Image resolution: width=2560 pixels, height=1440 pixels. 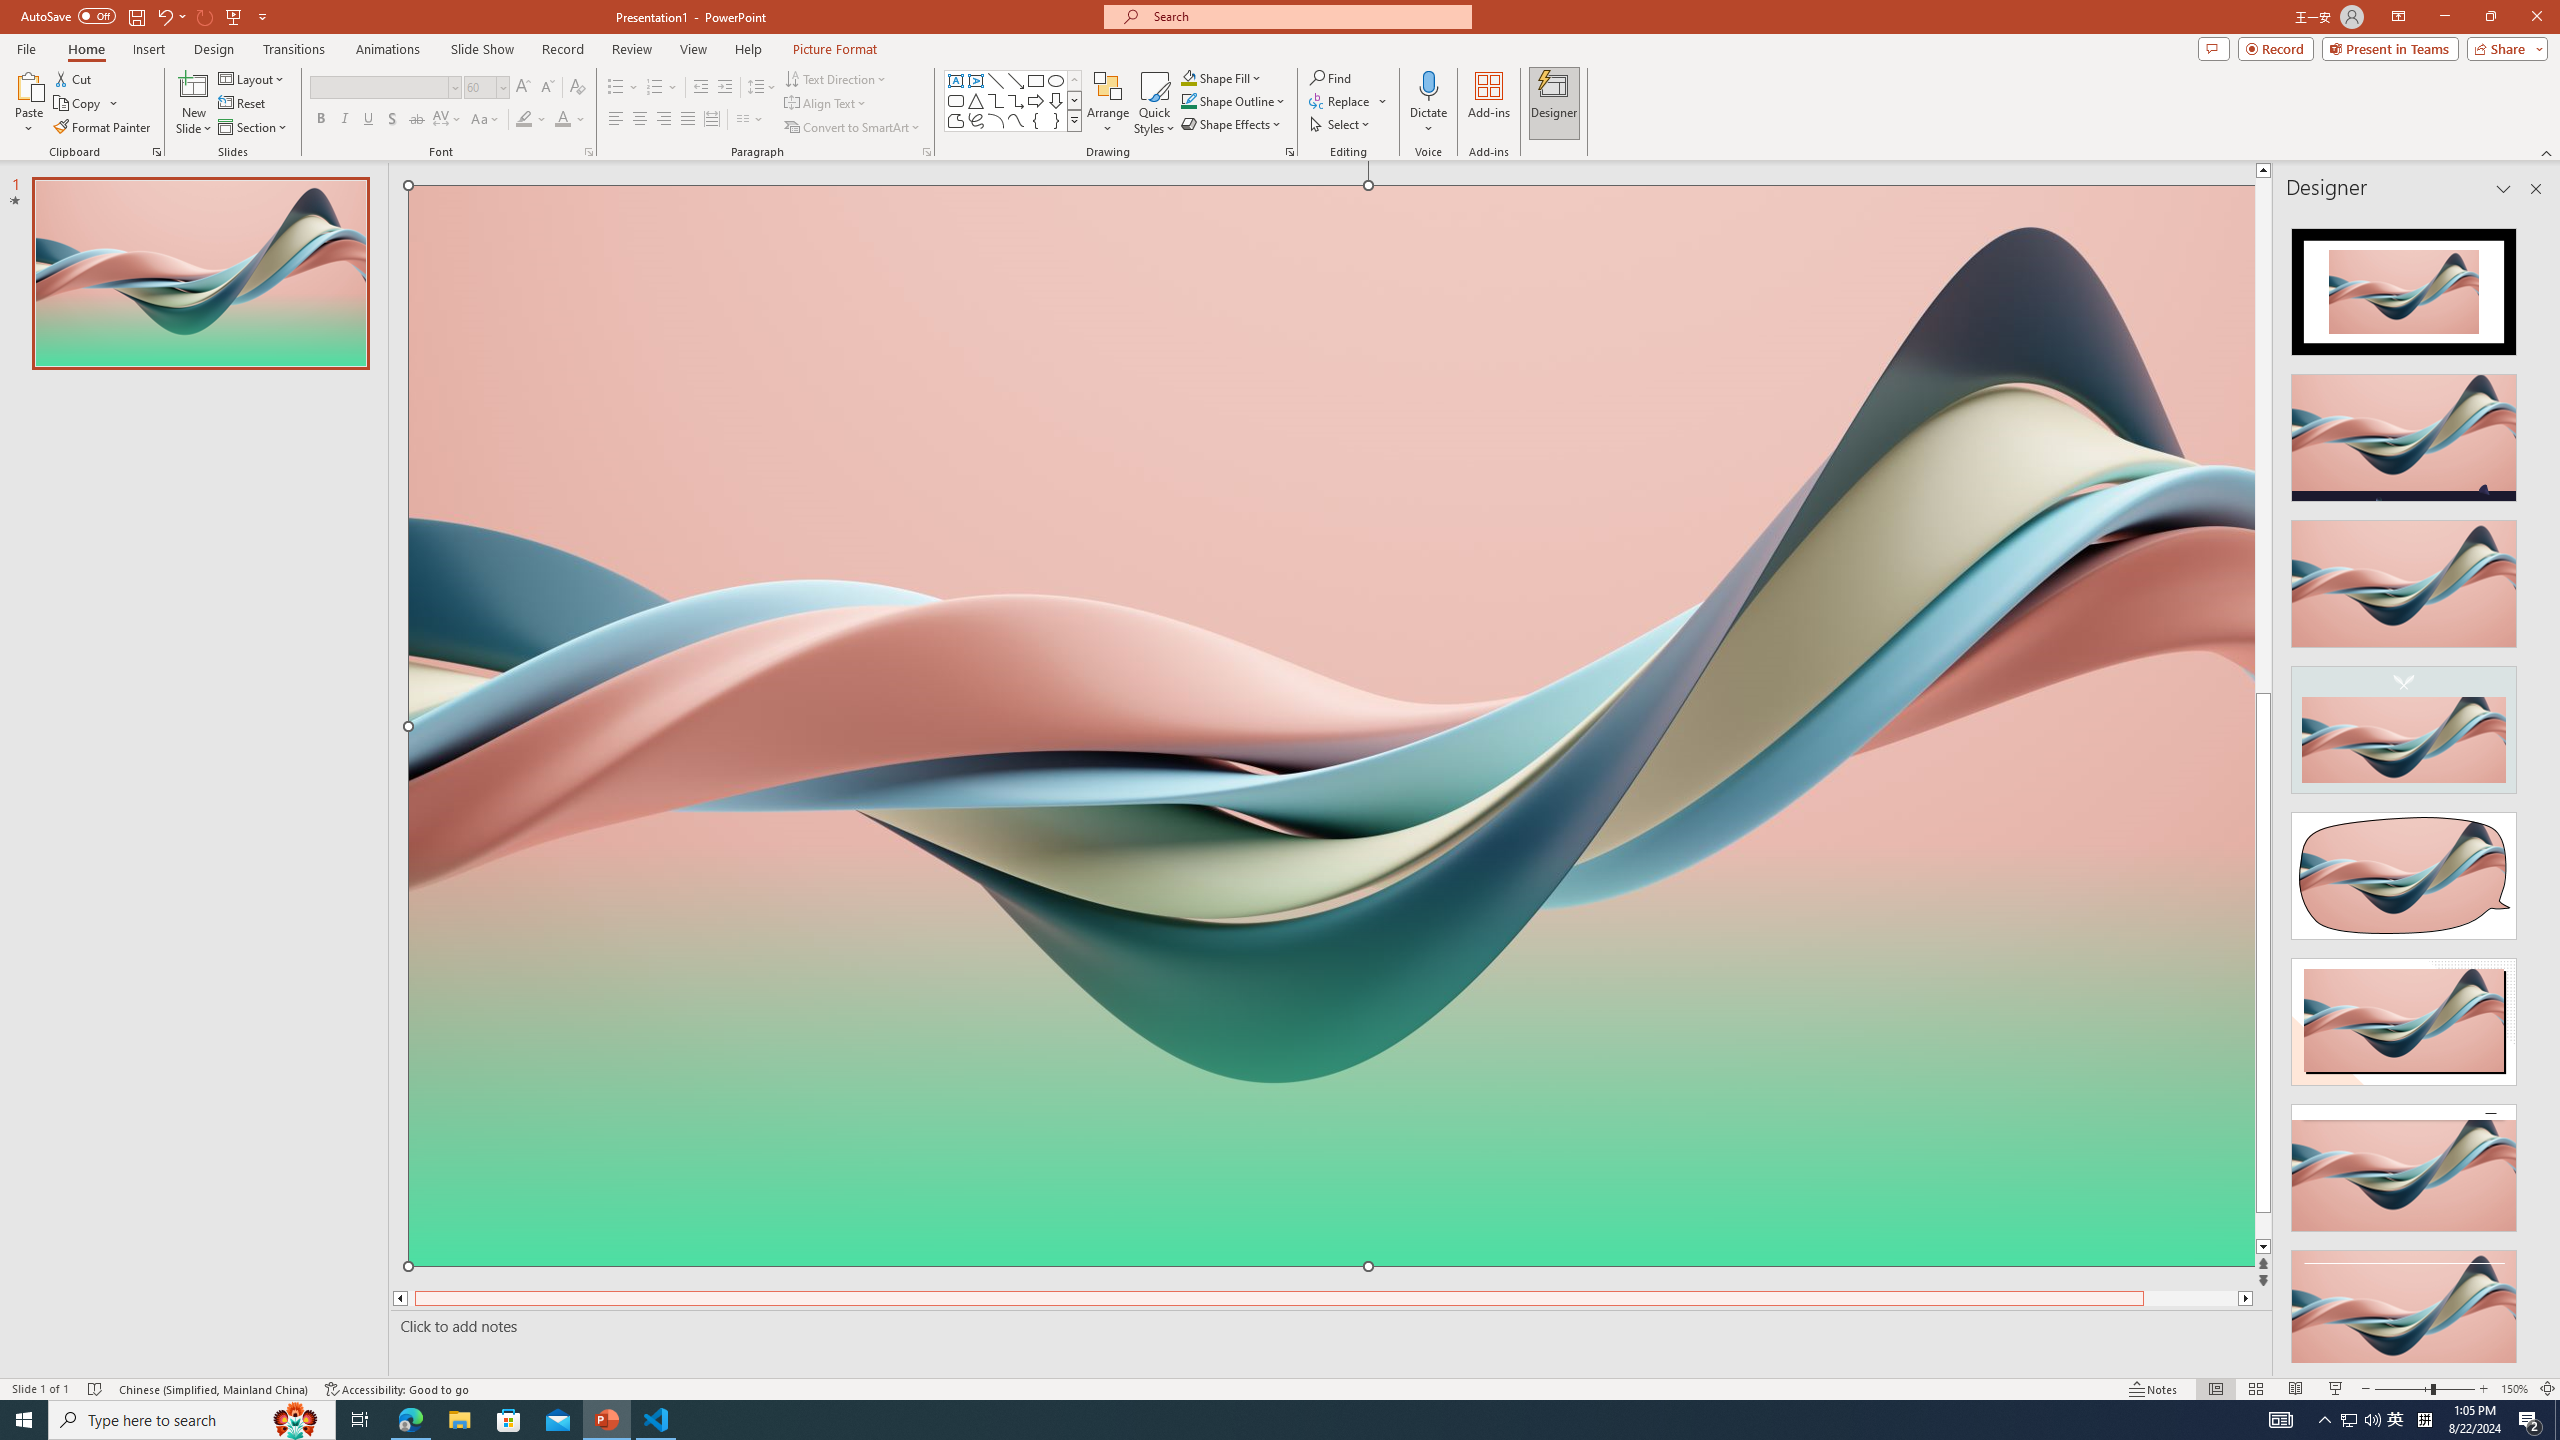 What do you see at coordinates (835, 49) in the screenshot?
I see `'Picture Format'` at bounding box center [835, 49].